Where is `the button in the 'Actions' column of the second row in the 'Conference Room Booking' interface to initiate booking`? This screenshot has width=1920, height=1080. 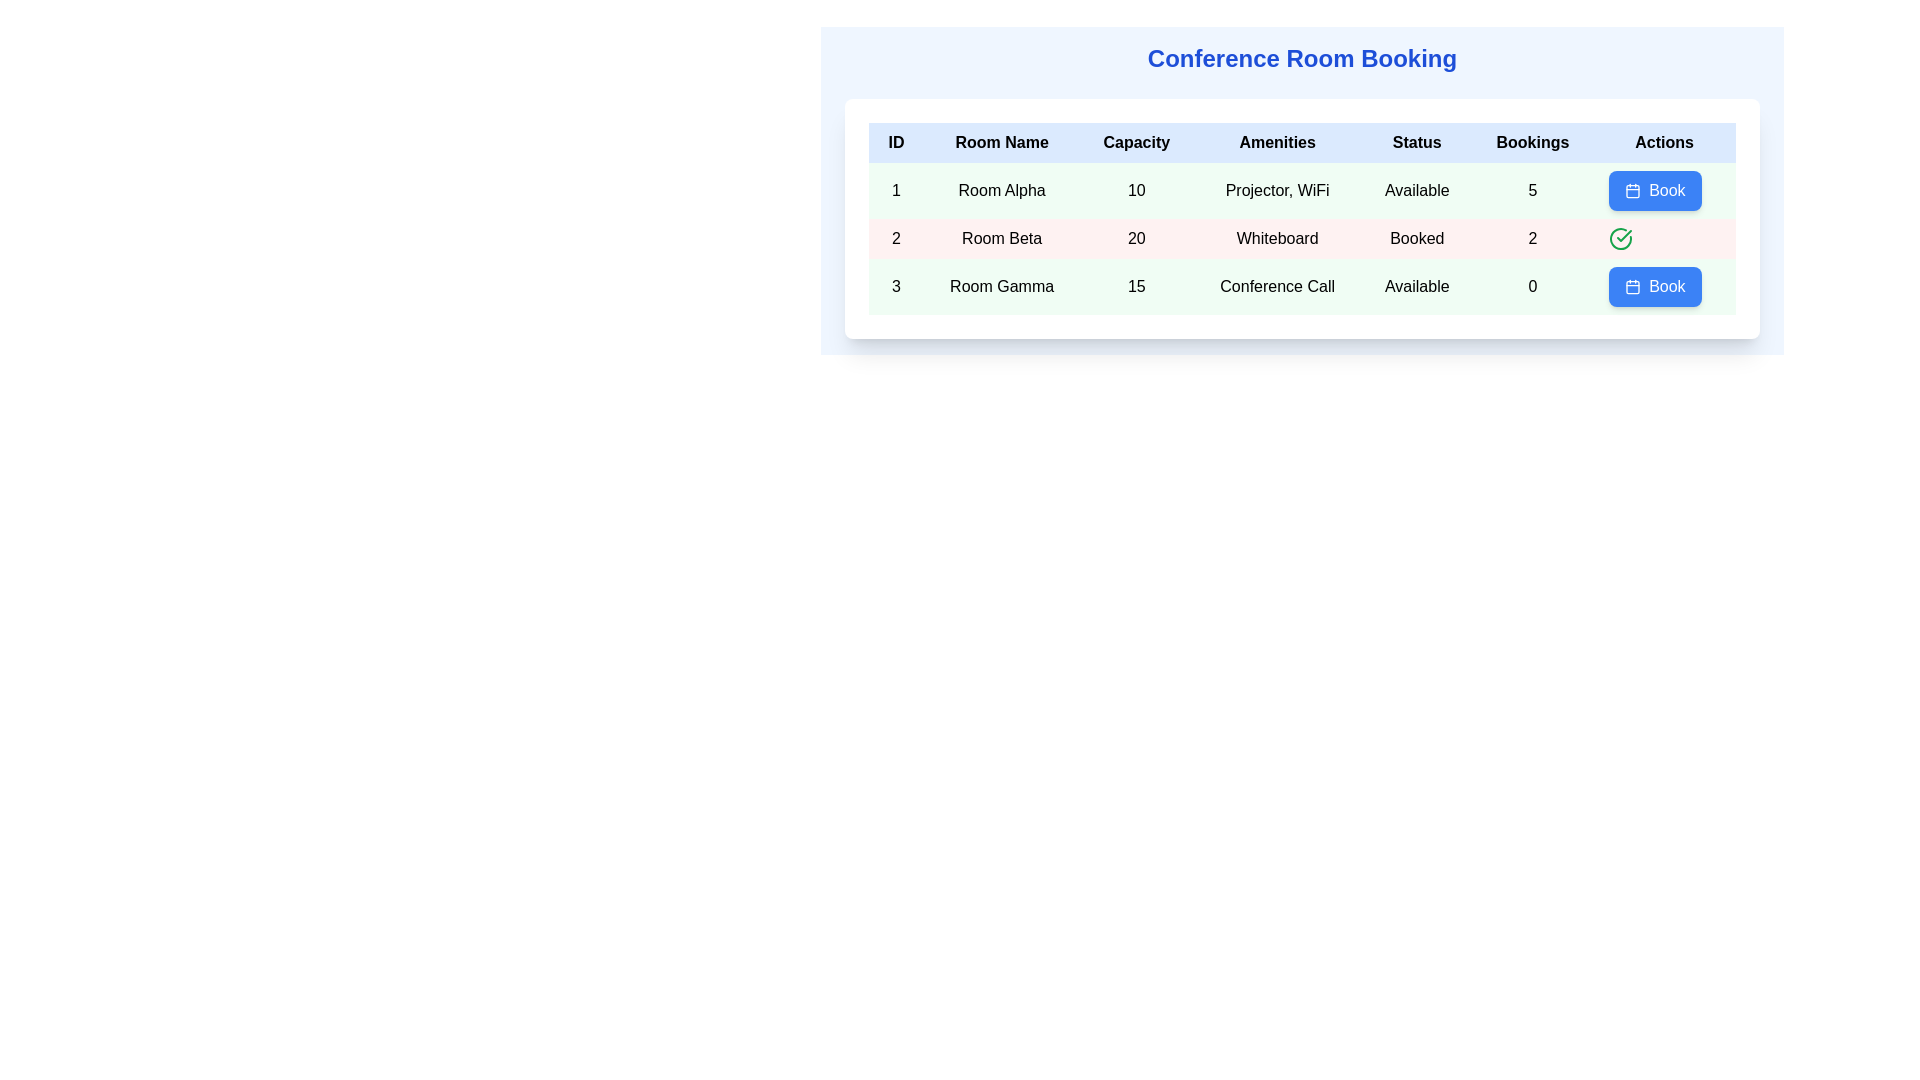
the button in the 'Actions' column of the second row in the 'Conference Room Booking' interface to initiate booking is located at coordinates (1655, 191).